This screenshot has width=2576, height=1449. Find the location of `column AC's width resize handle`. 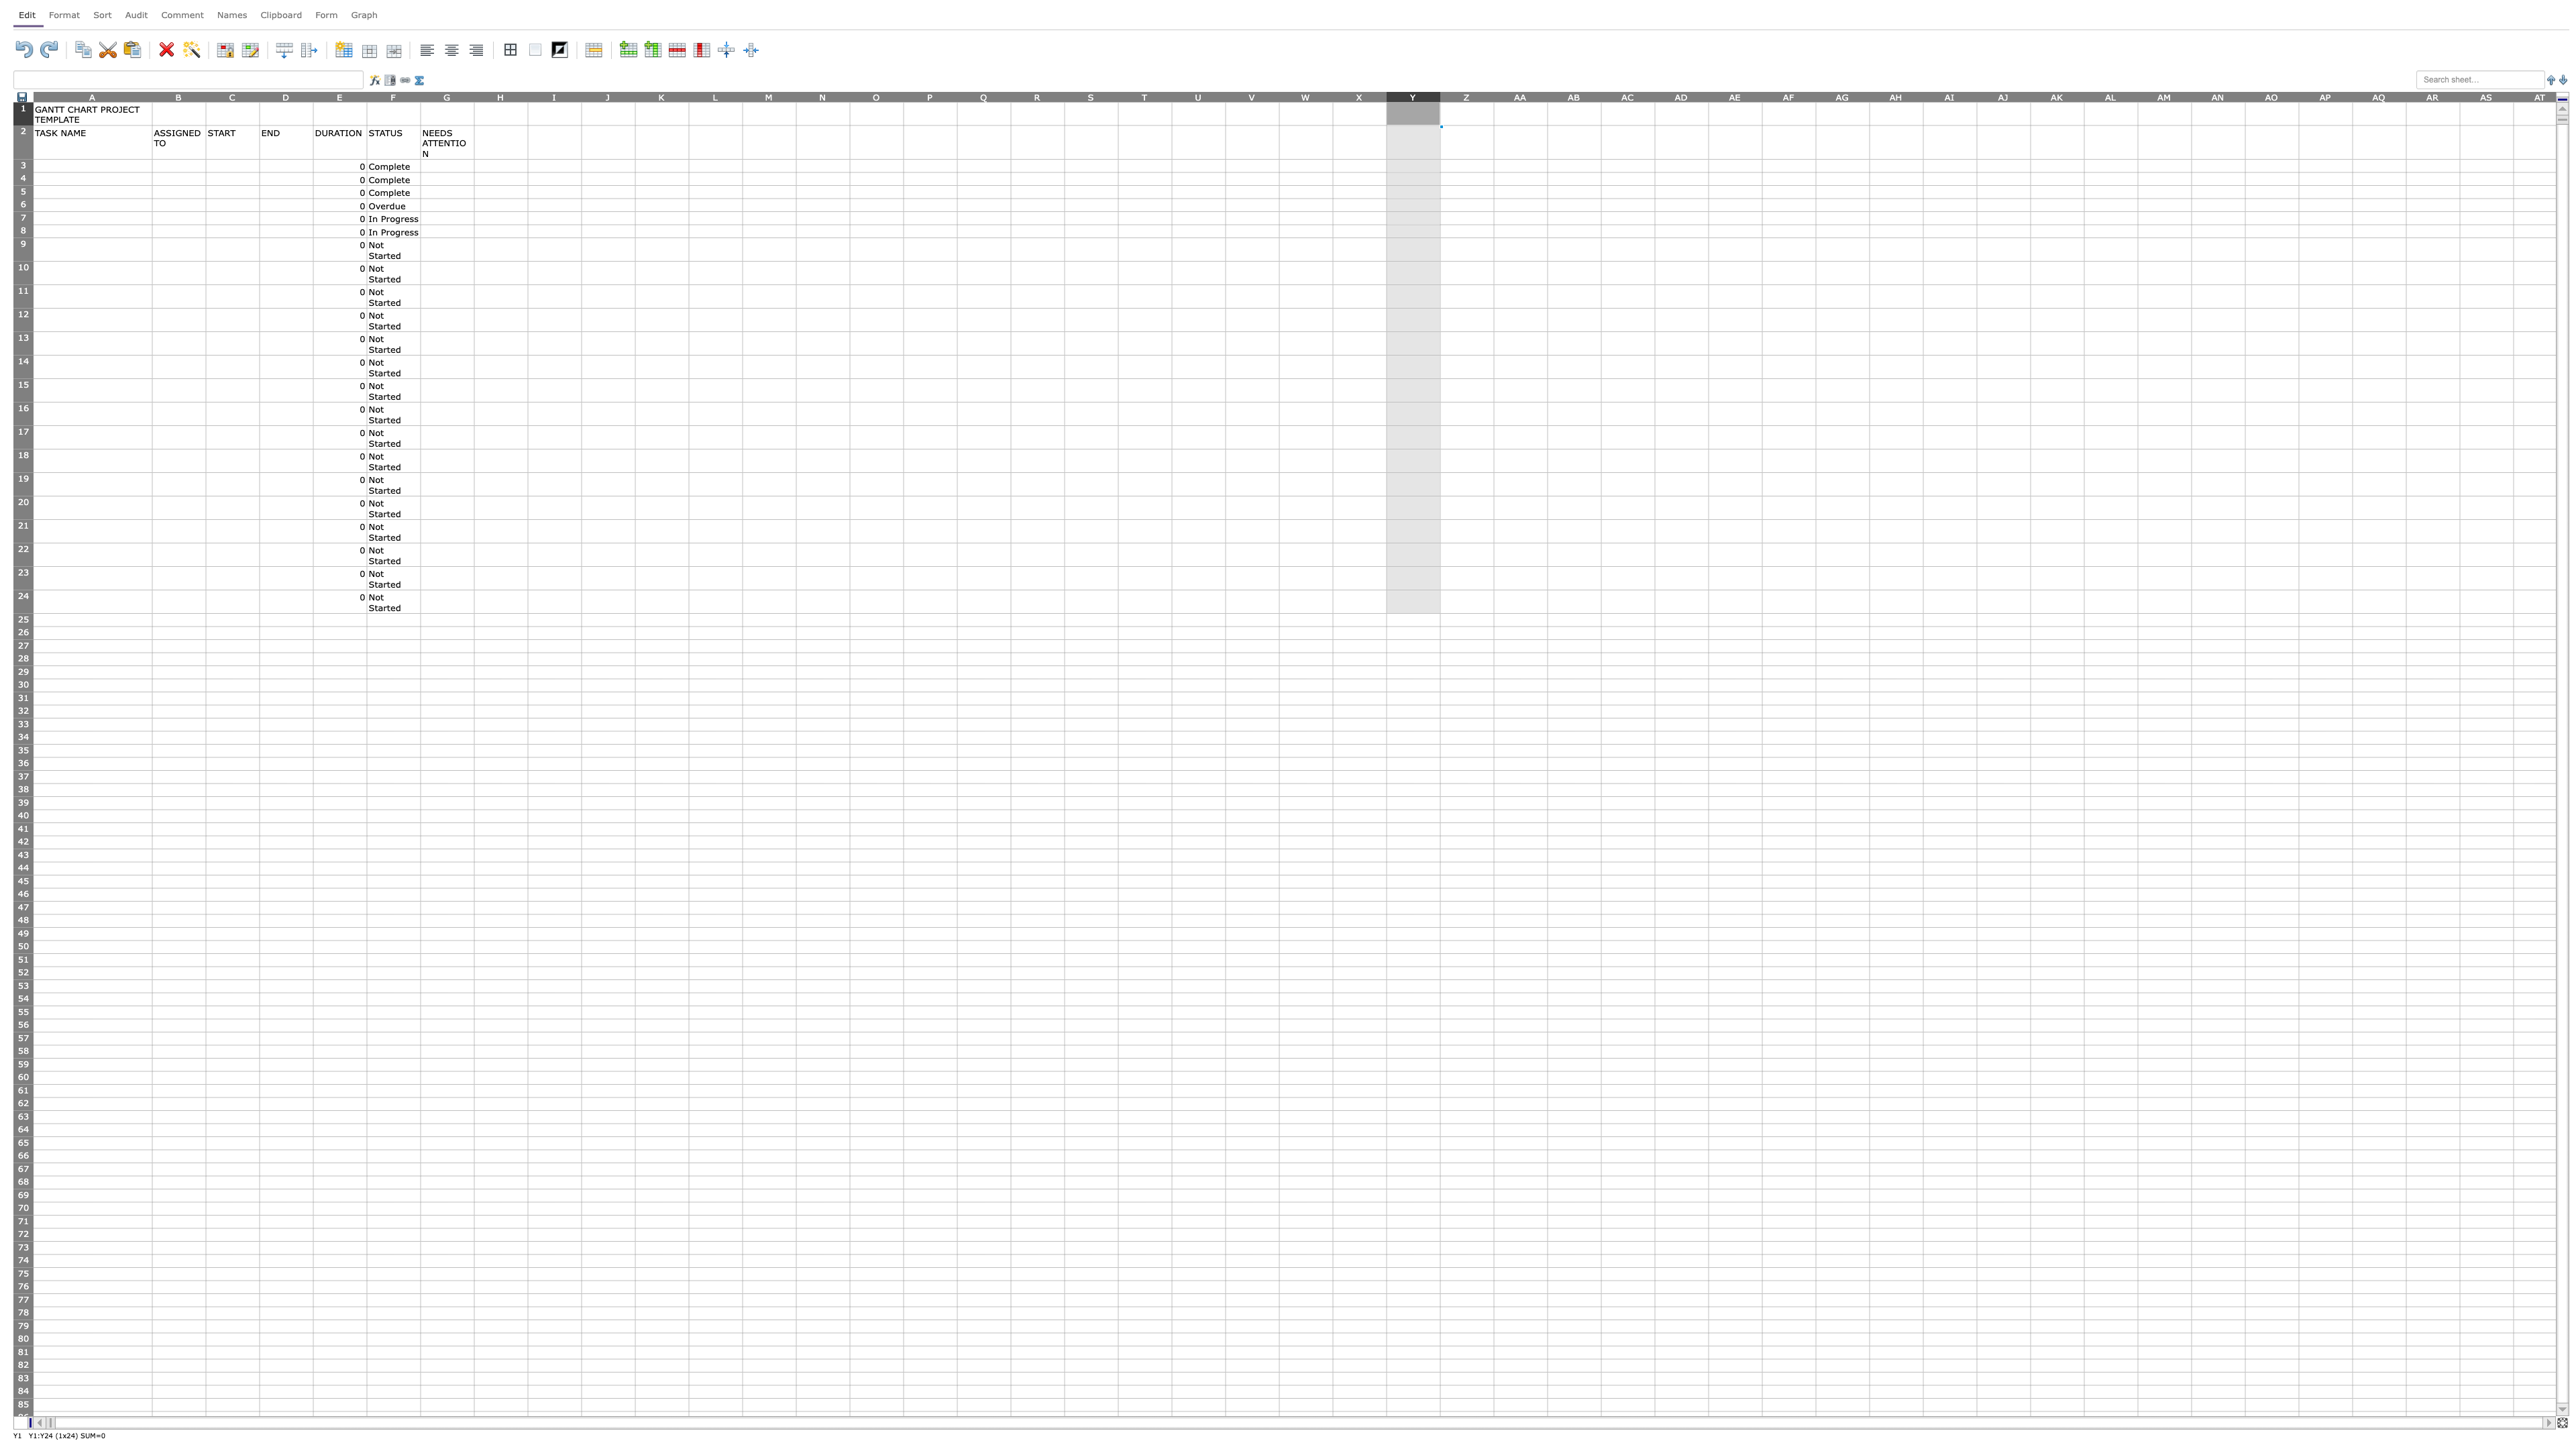

column AC's width resize handle is located at coordinates (1654, 95).